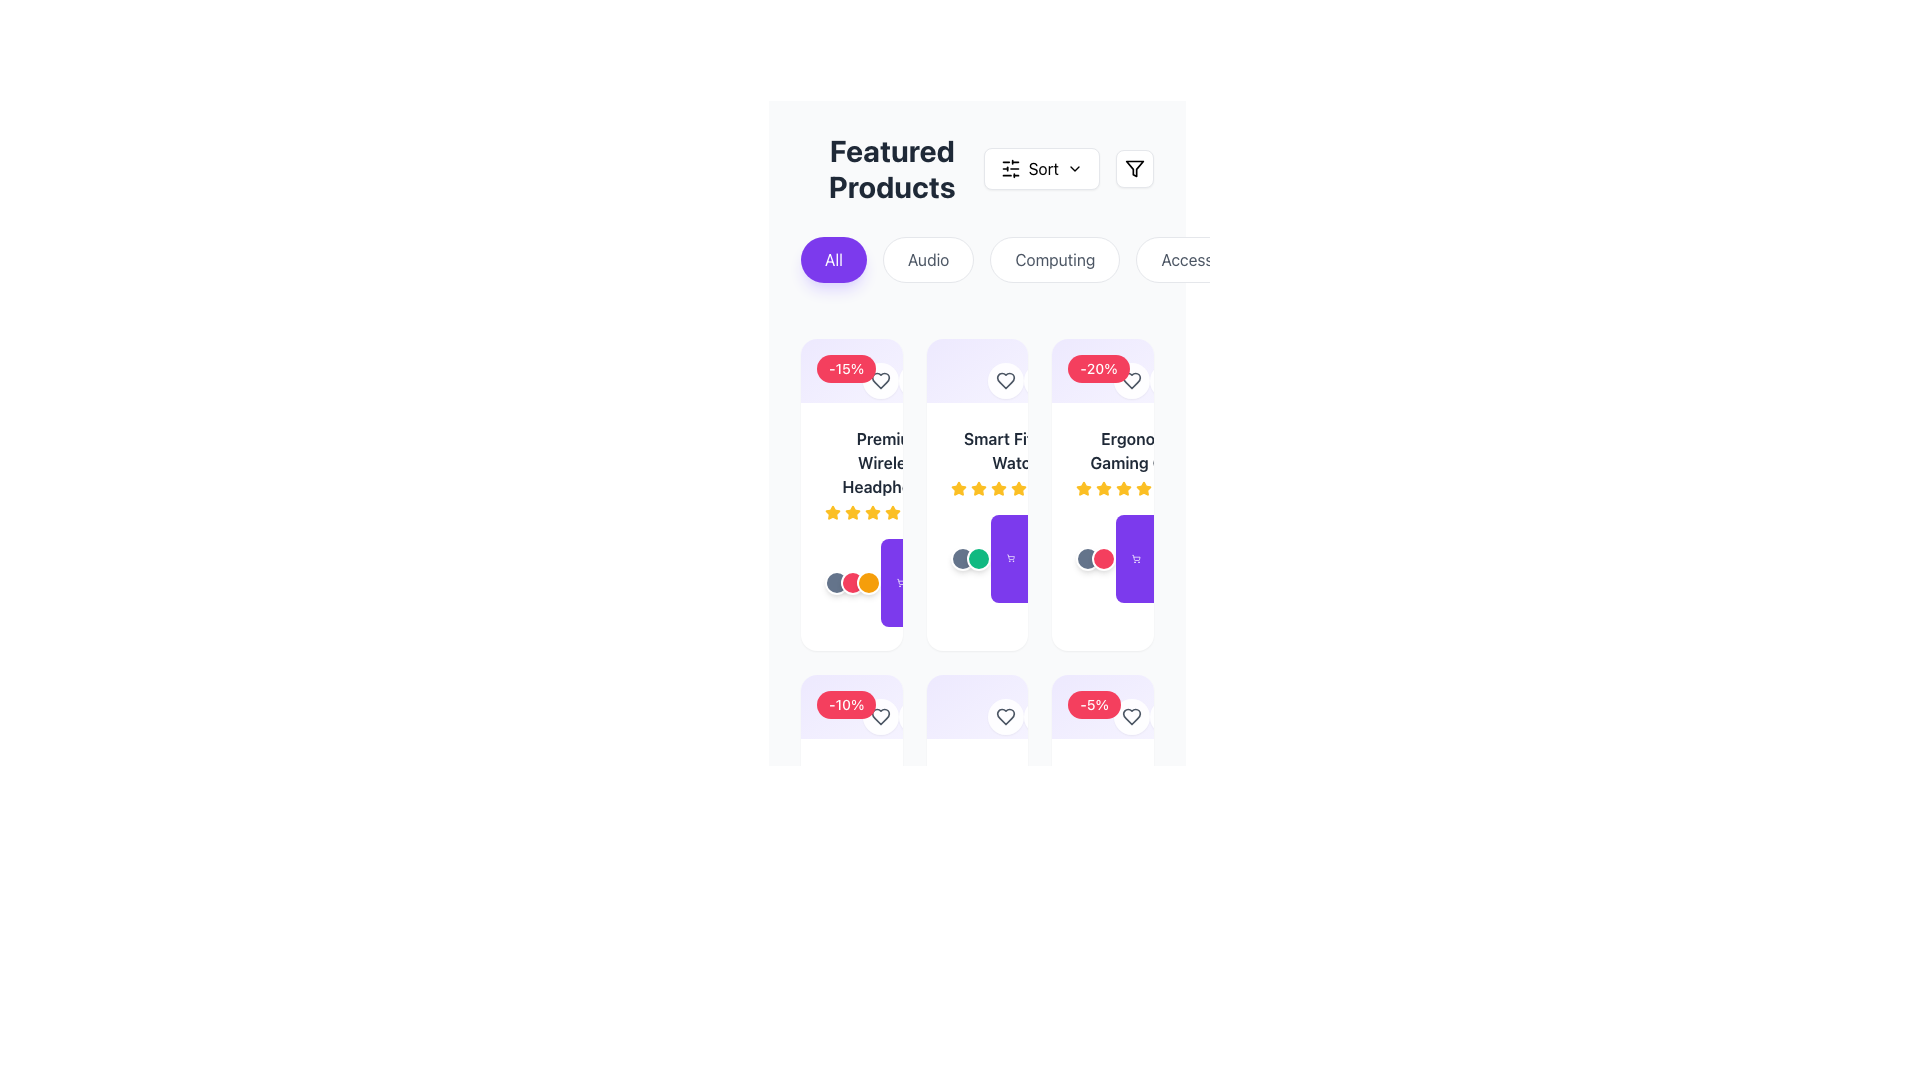 The width and height of the screenshot is (1920, 1080). What do you see at coordinates (1132, 381) in the screenshot?
I see `the heart icon located in the top-right corner of the product card, which is used to mark the product as a favorite or save it for later viewing` at bounding box center [1132, 381].